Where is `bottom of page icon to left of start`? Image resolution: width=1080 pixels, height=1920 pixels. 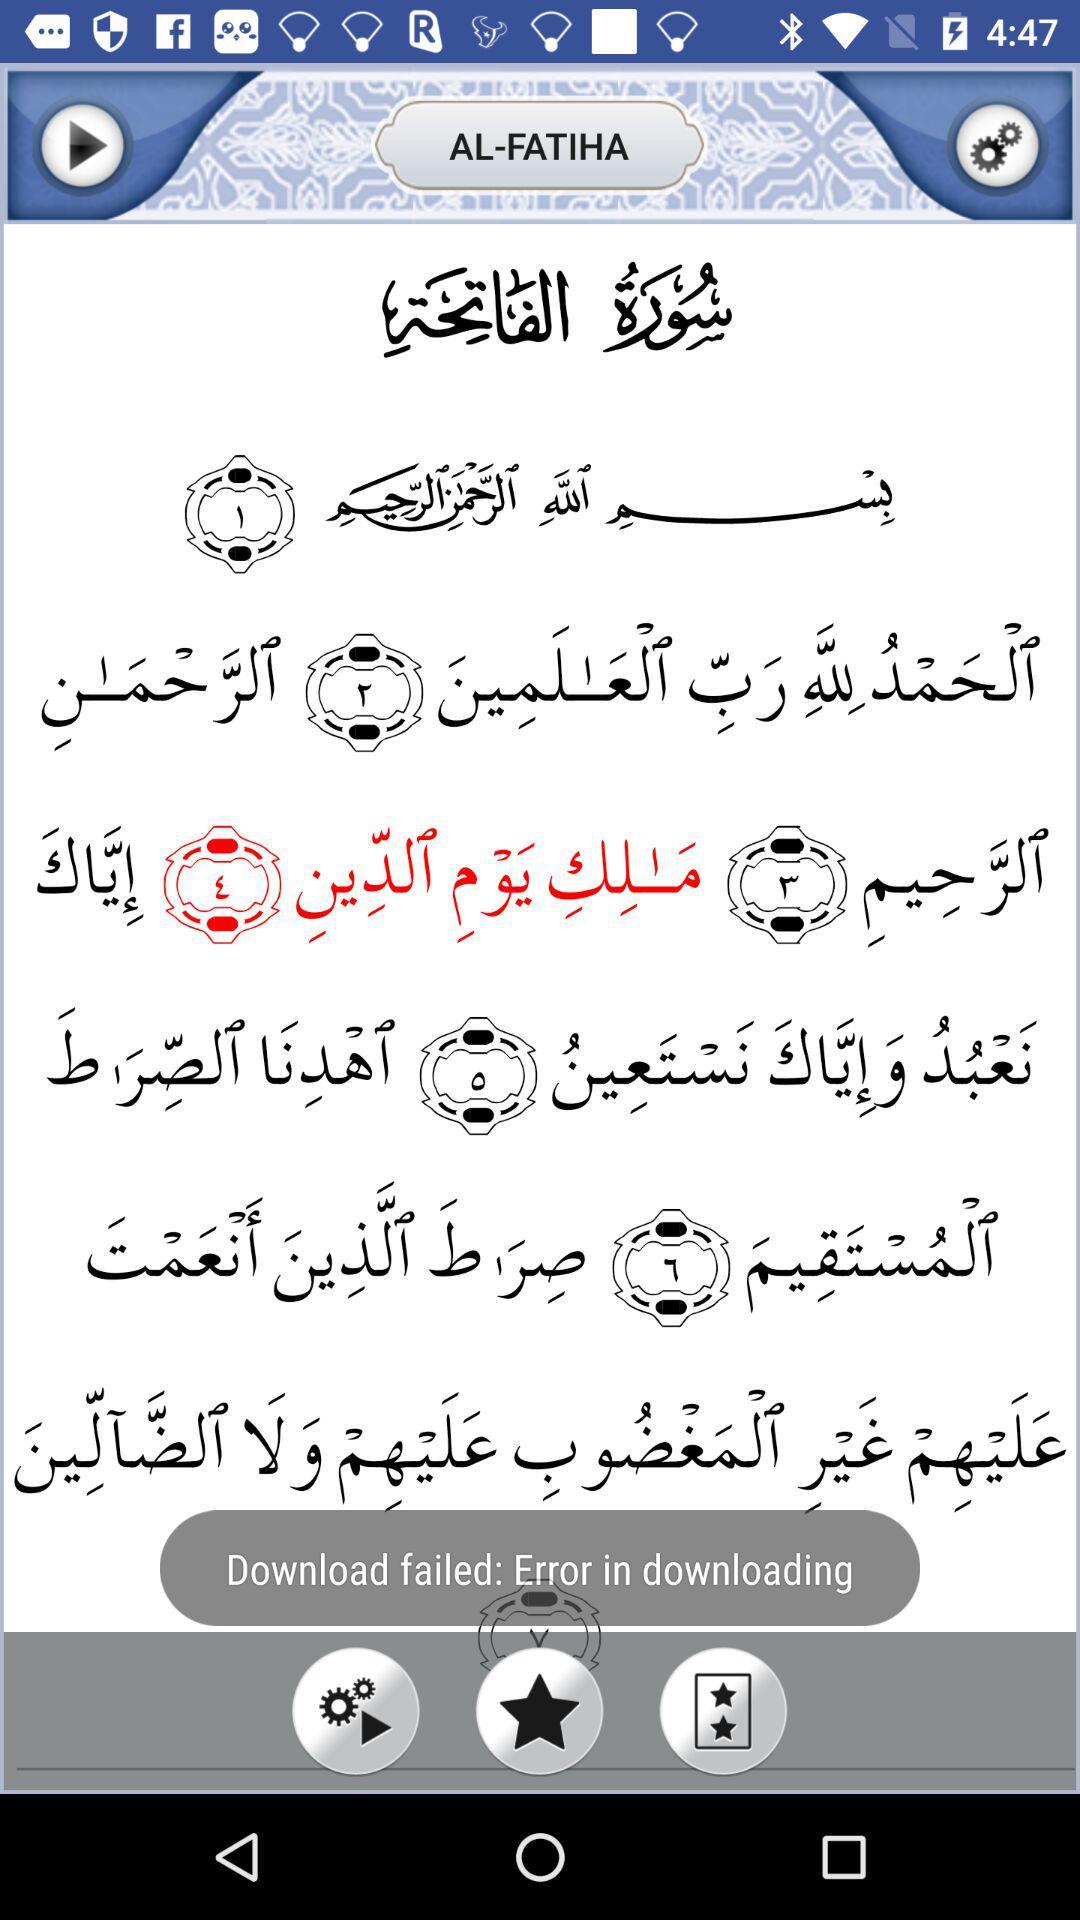 bottom of page icon to left of start is located at coordinates (354, 1710).